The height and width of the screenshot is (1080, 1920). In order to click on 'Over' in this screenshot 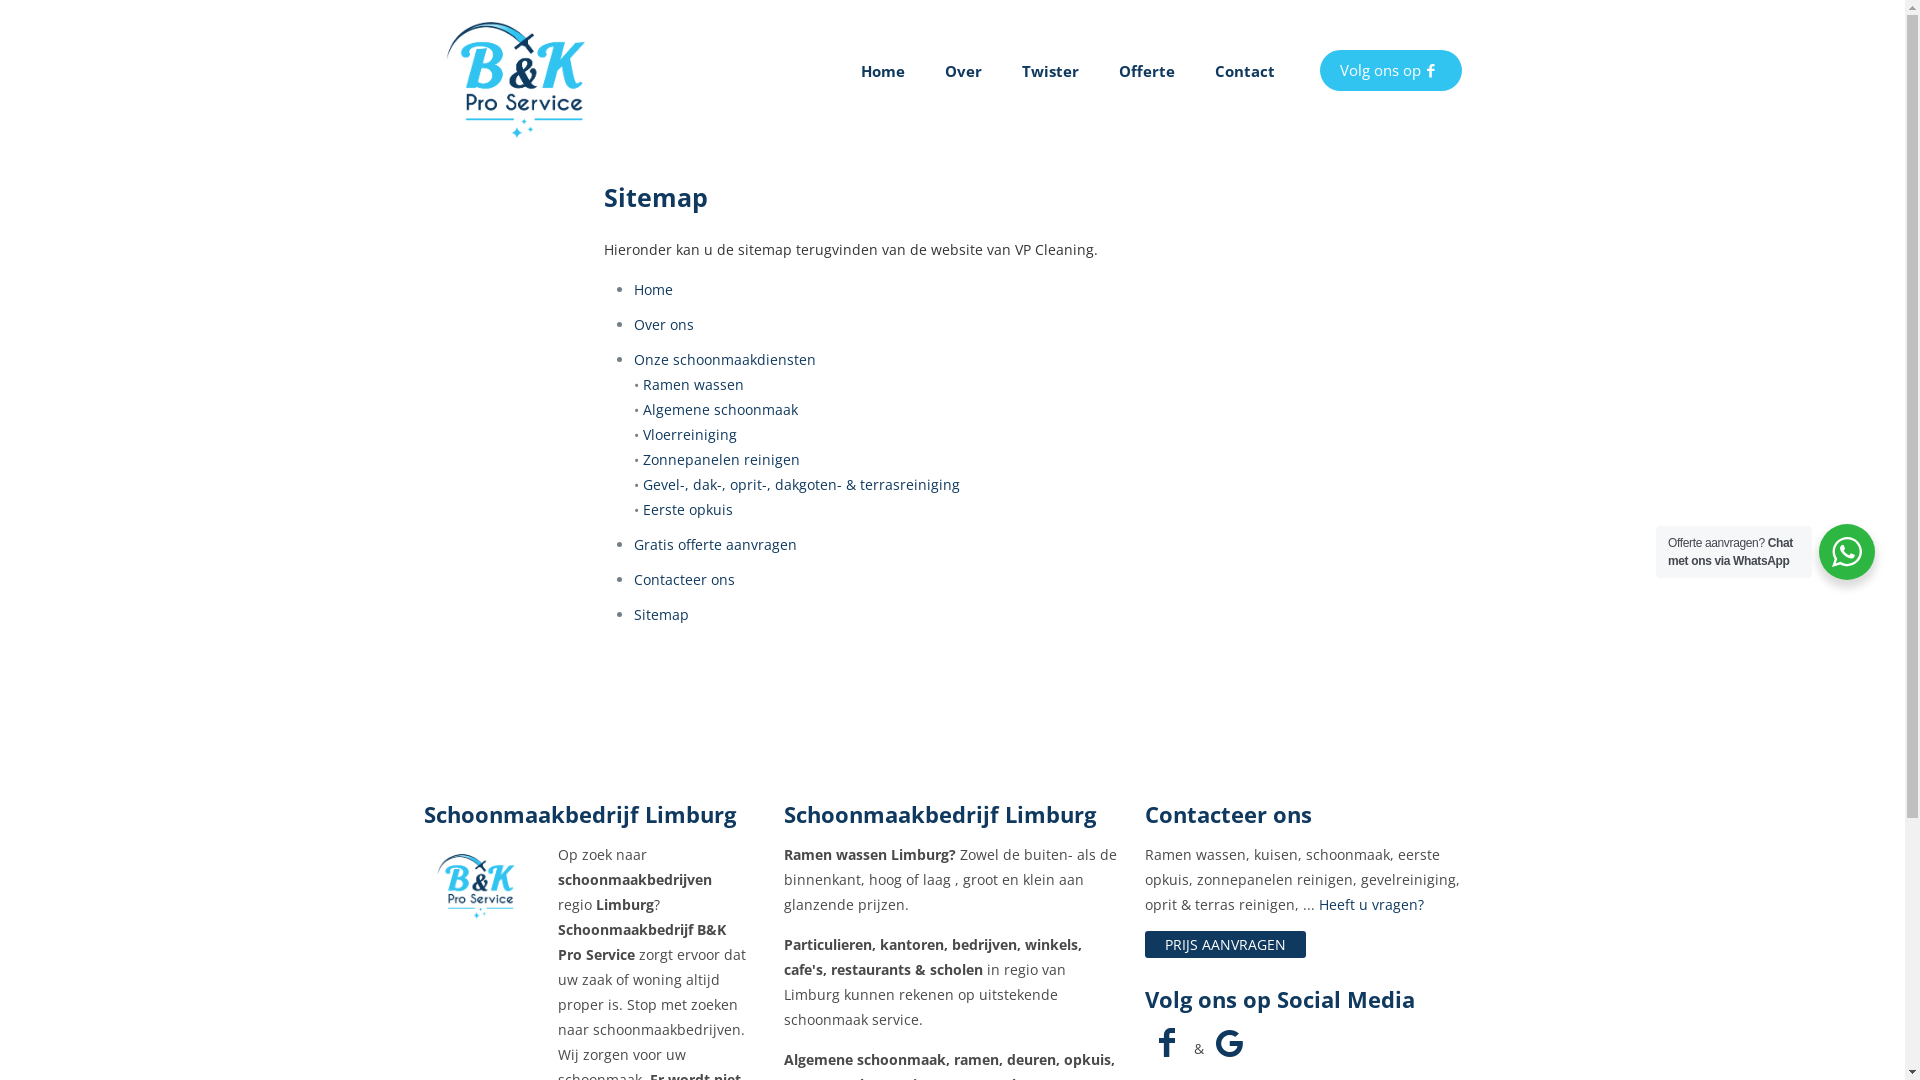, I will do `click(962, 69)`.